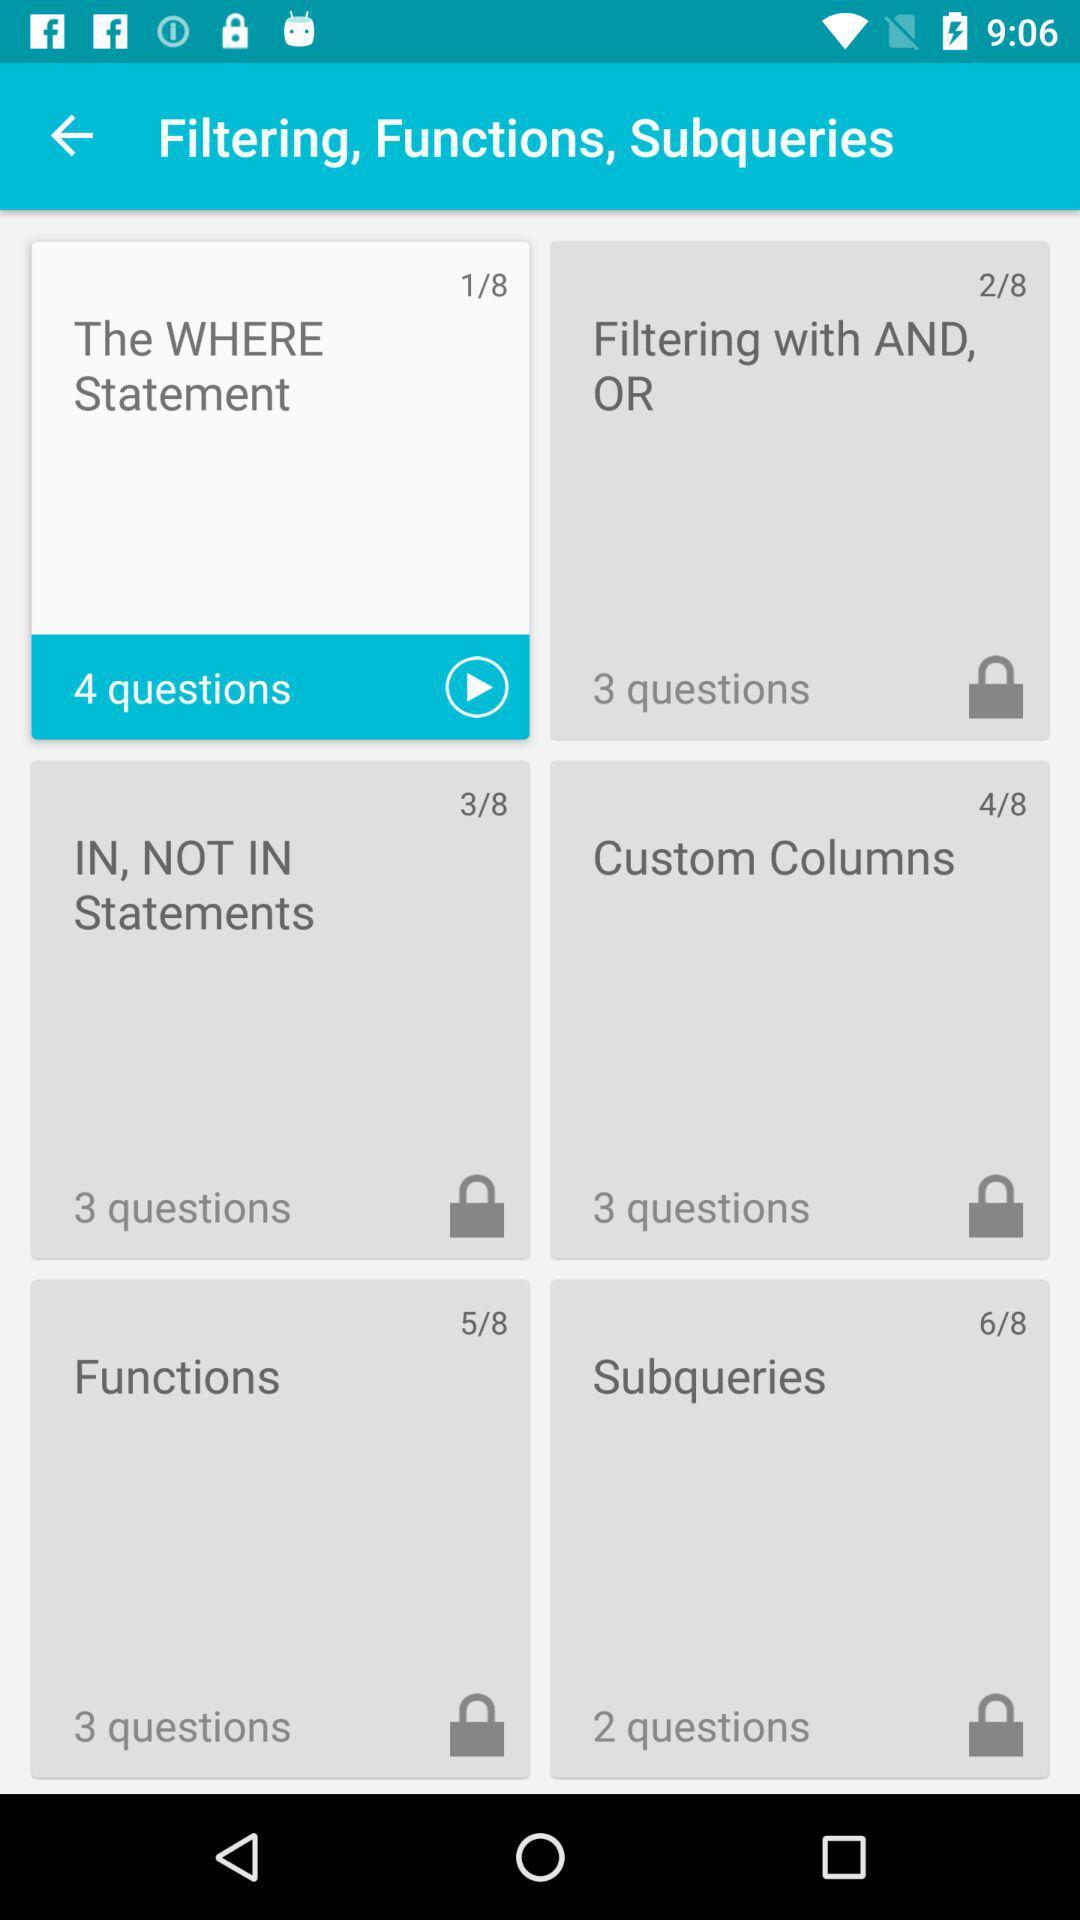 This screenshot has height=1920, width=1080. Describe the element at coordinates (72, 135) in the screenshot. I see `icon next to the filtering, functions, subqueries` at that location.